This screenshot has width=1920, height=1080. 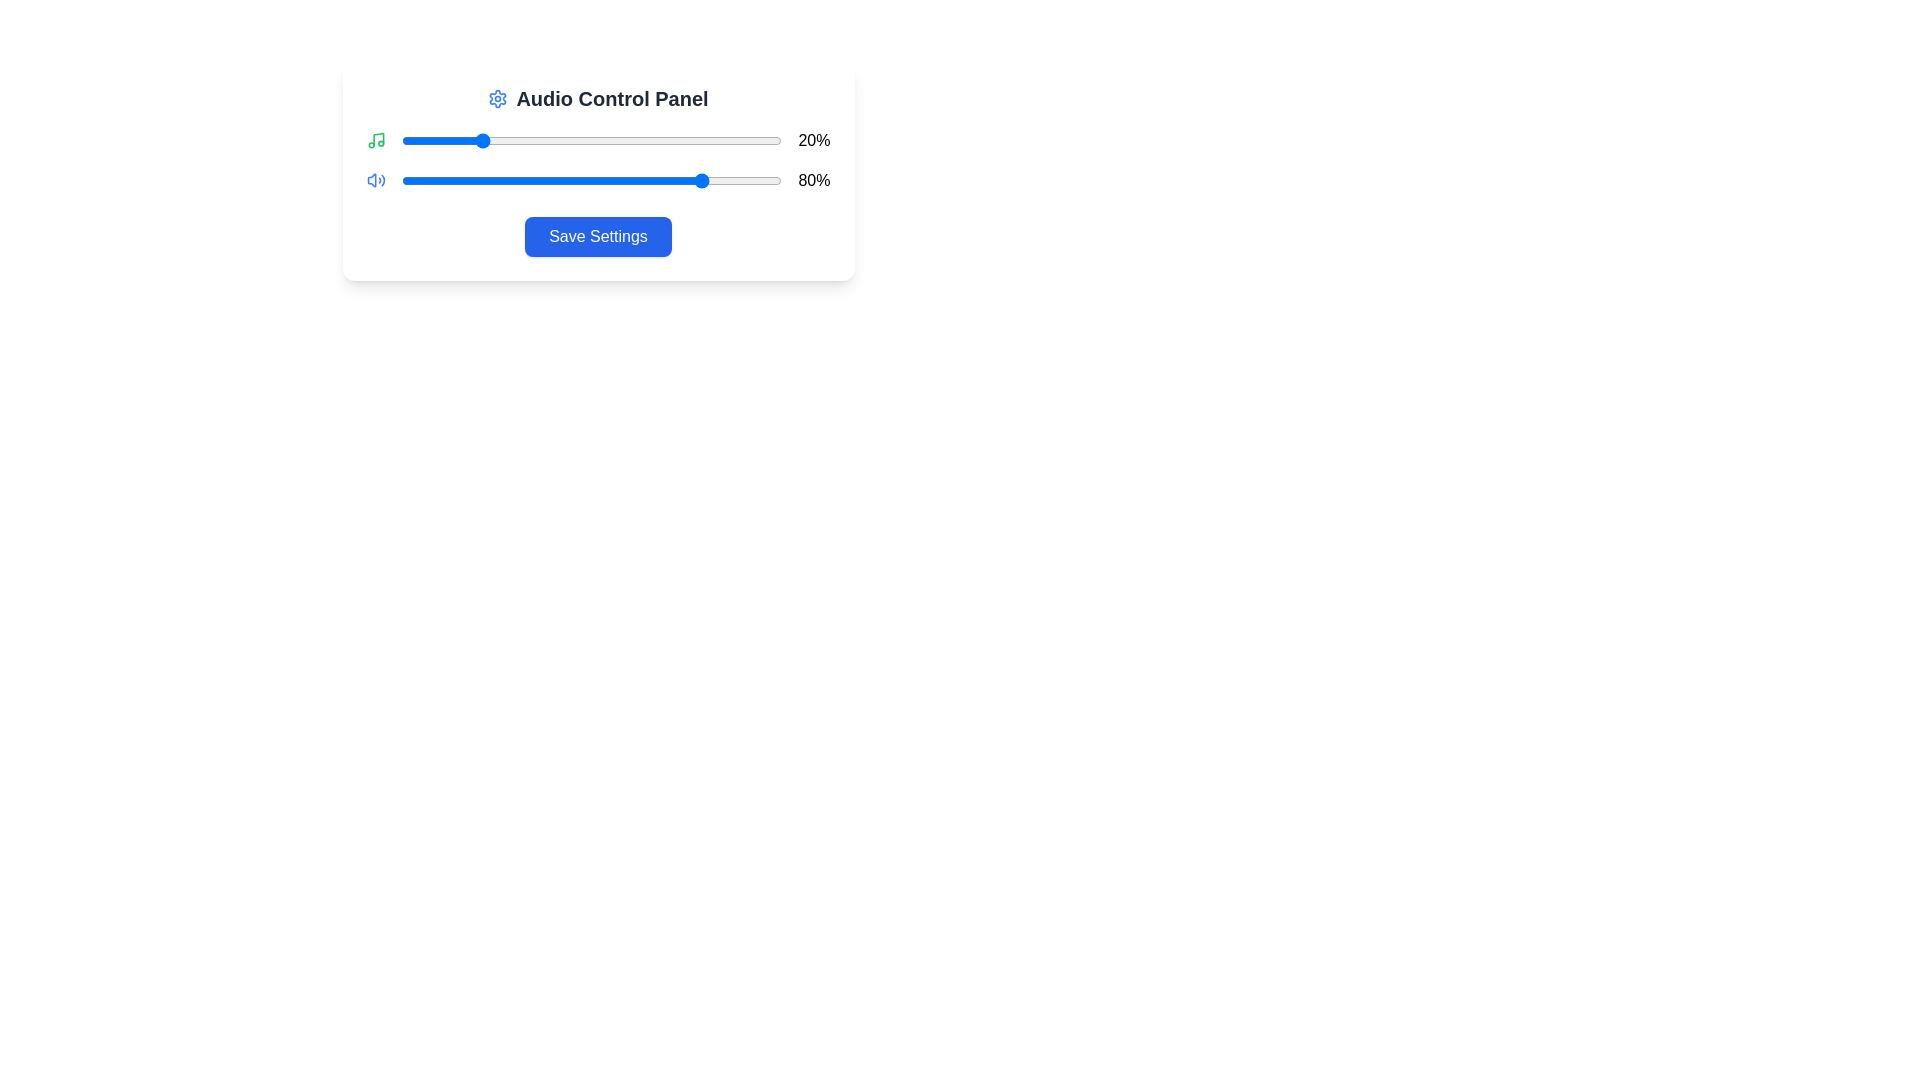 I want to click on the second volume slider to 33%, so click(x=527, y=181).